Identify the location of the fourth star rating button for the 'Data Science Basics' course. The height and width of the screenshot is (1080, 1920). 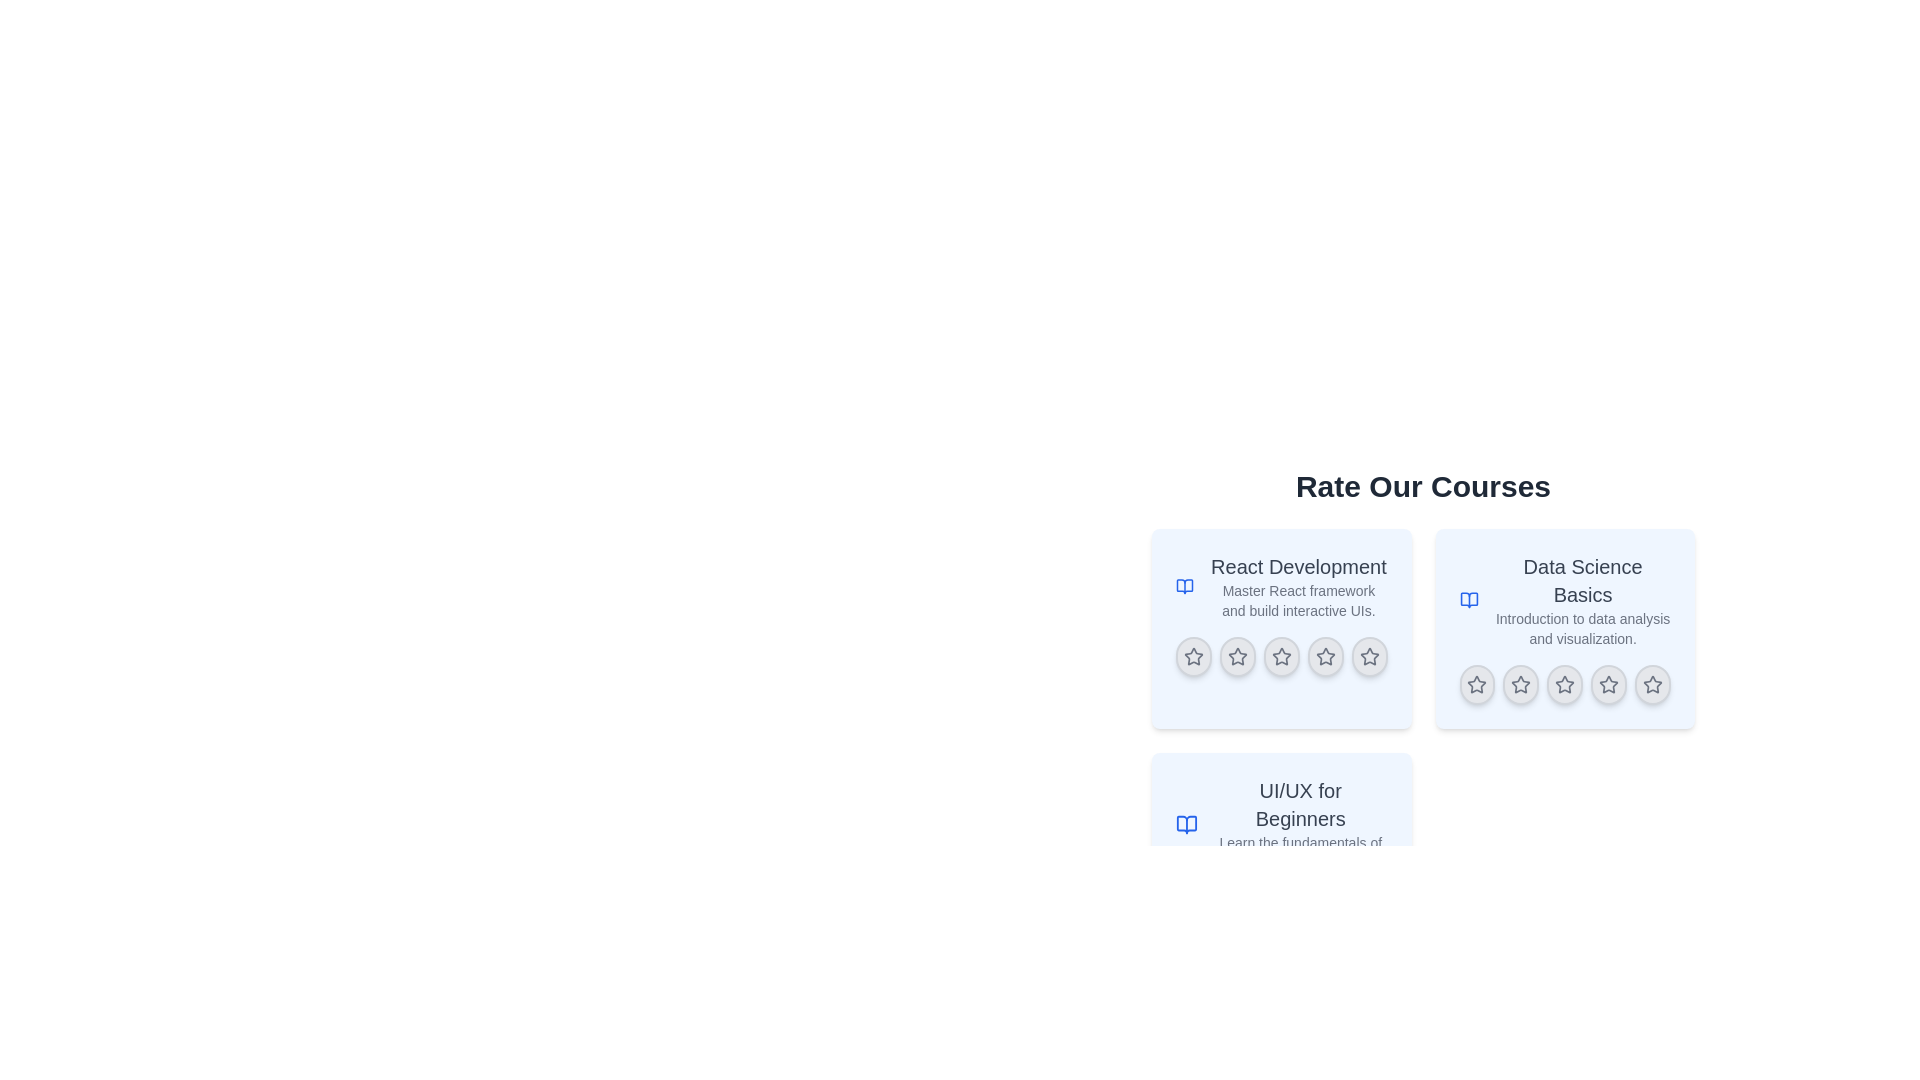
(1609, 684).